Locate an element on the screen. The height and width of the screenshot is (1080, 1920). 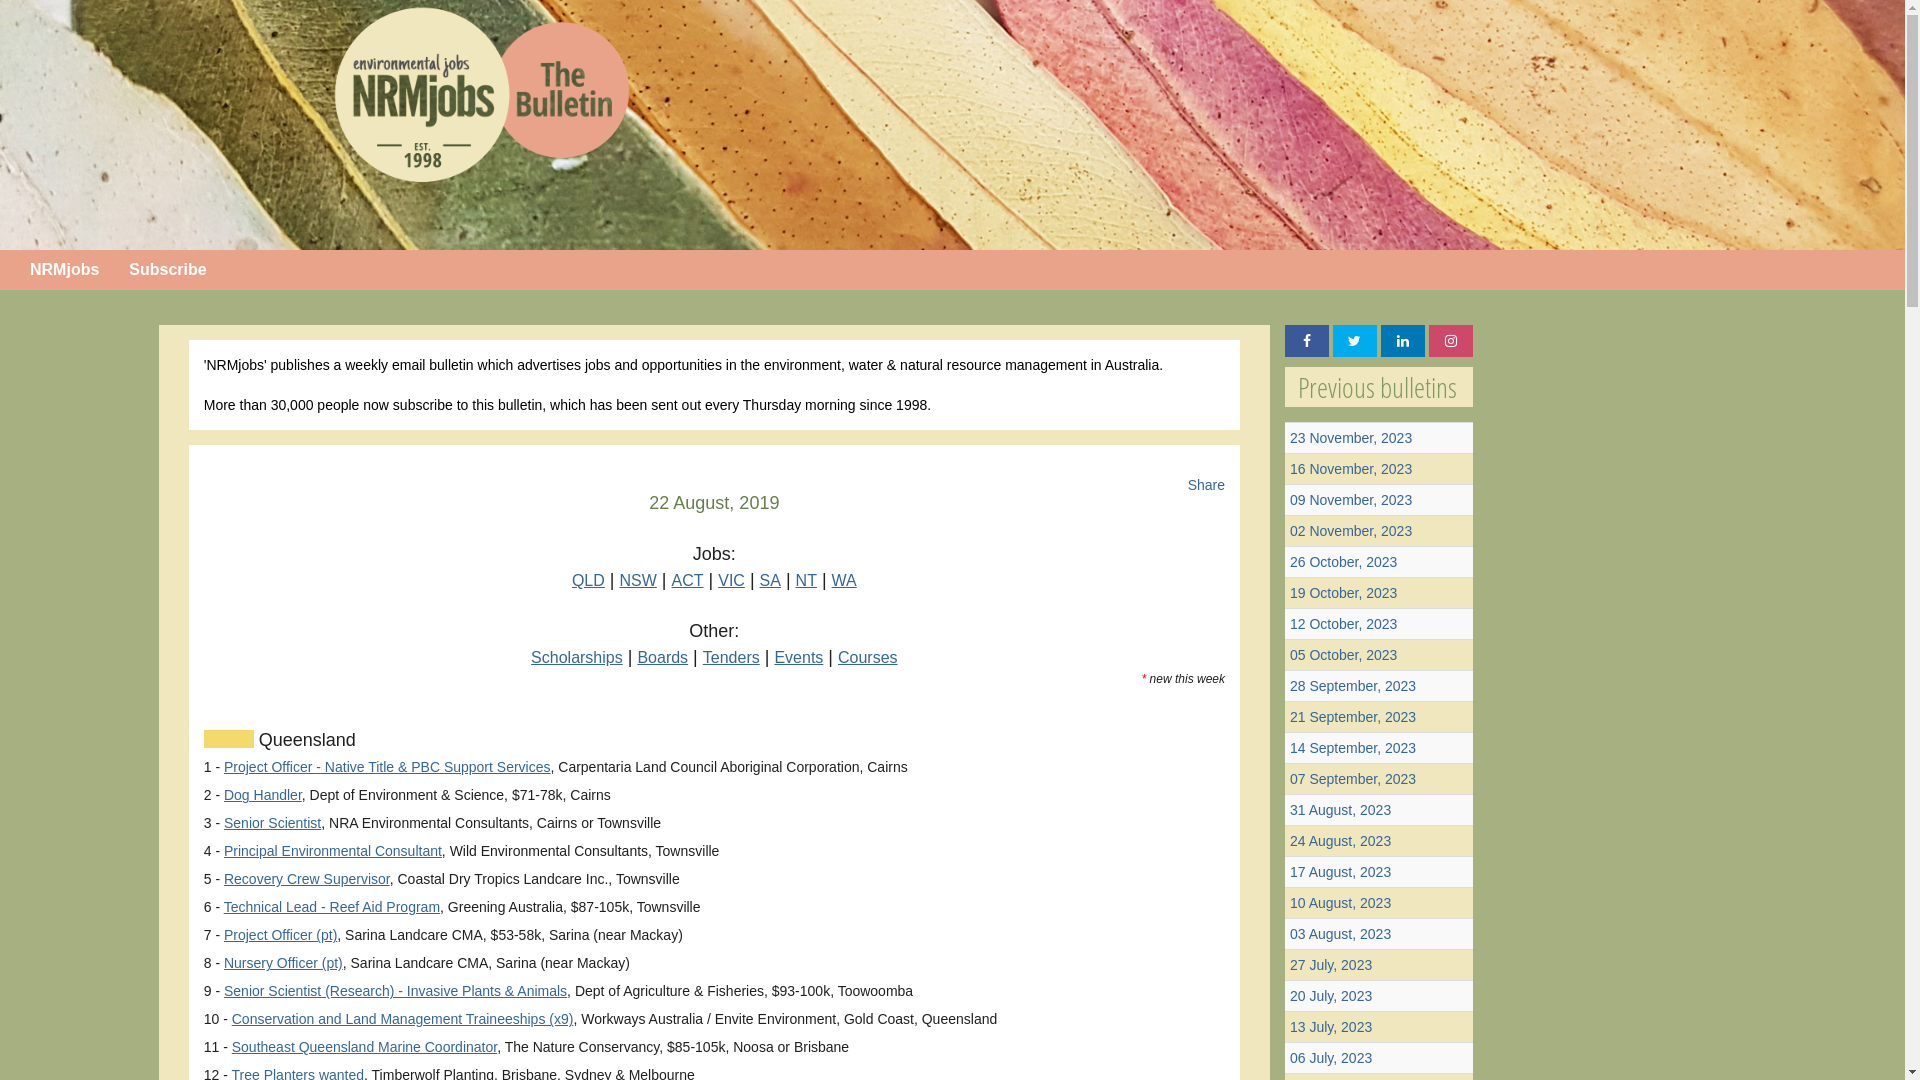
'NT' is located at coordinates (806, 580).